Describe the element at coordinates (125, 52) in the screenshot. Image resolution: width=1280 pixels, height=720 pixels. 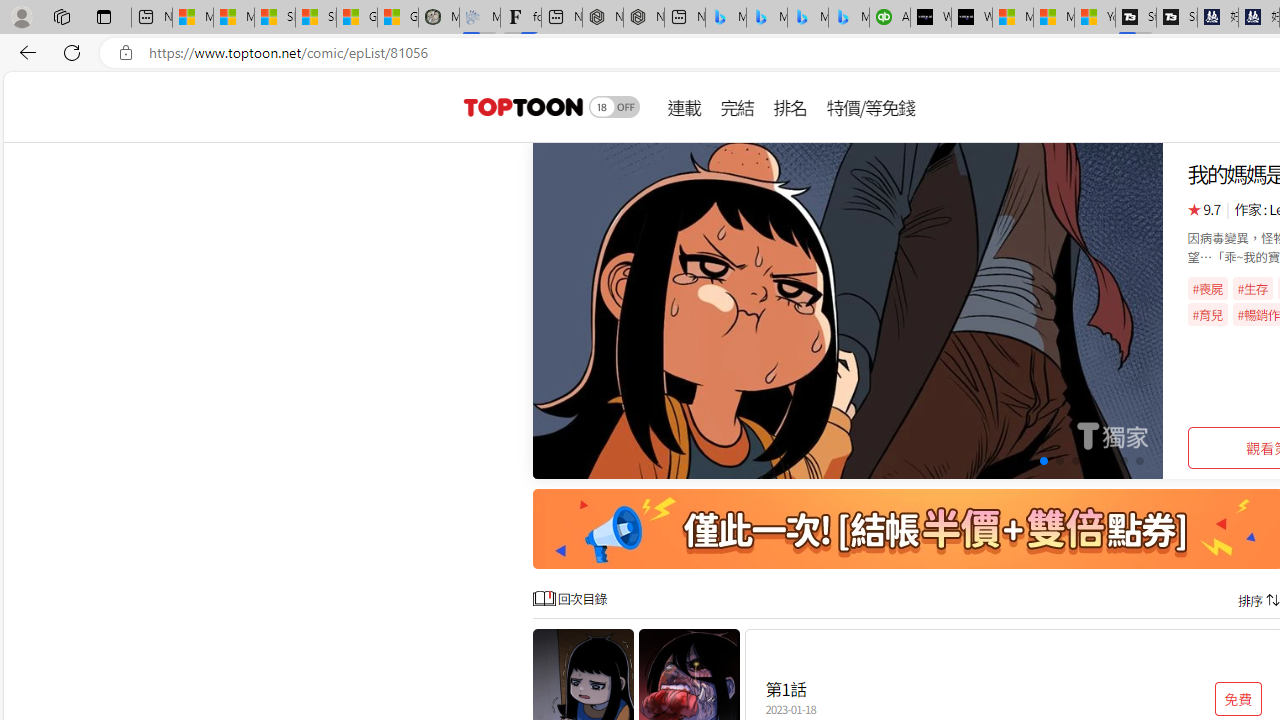
I see `'View site information'` at that location.